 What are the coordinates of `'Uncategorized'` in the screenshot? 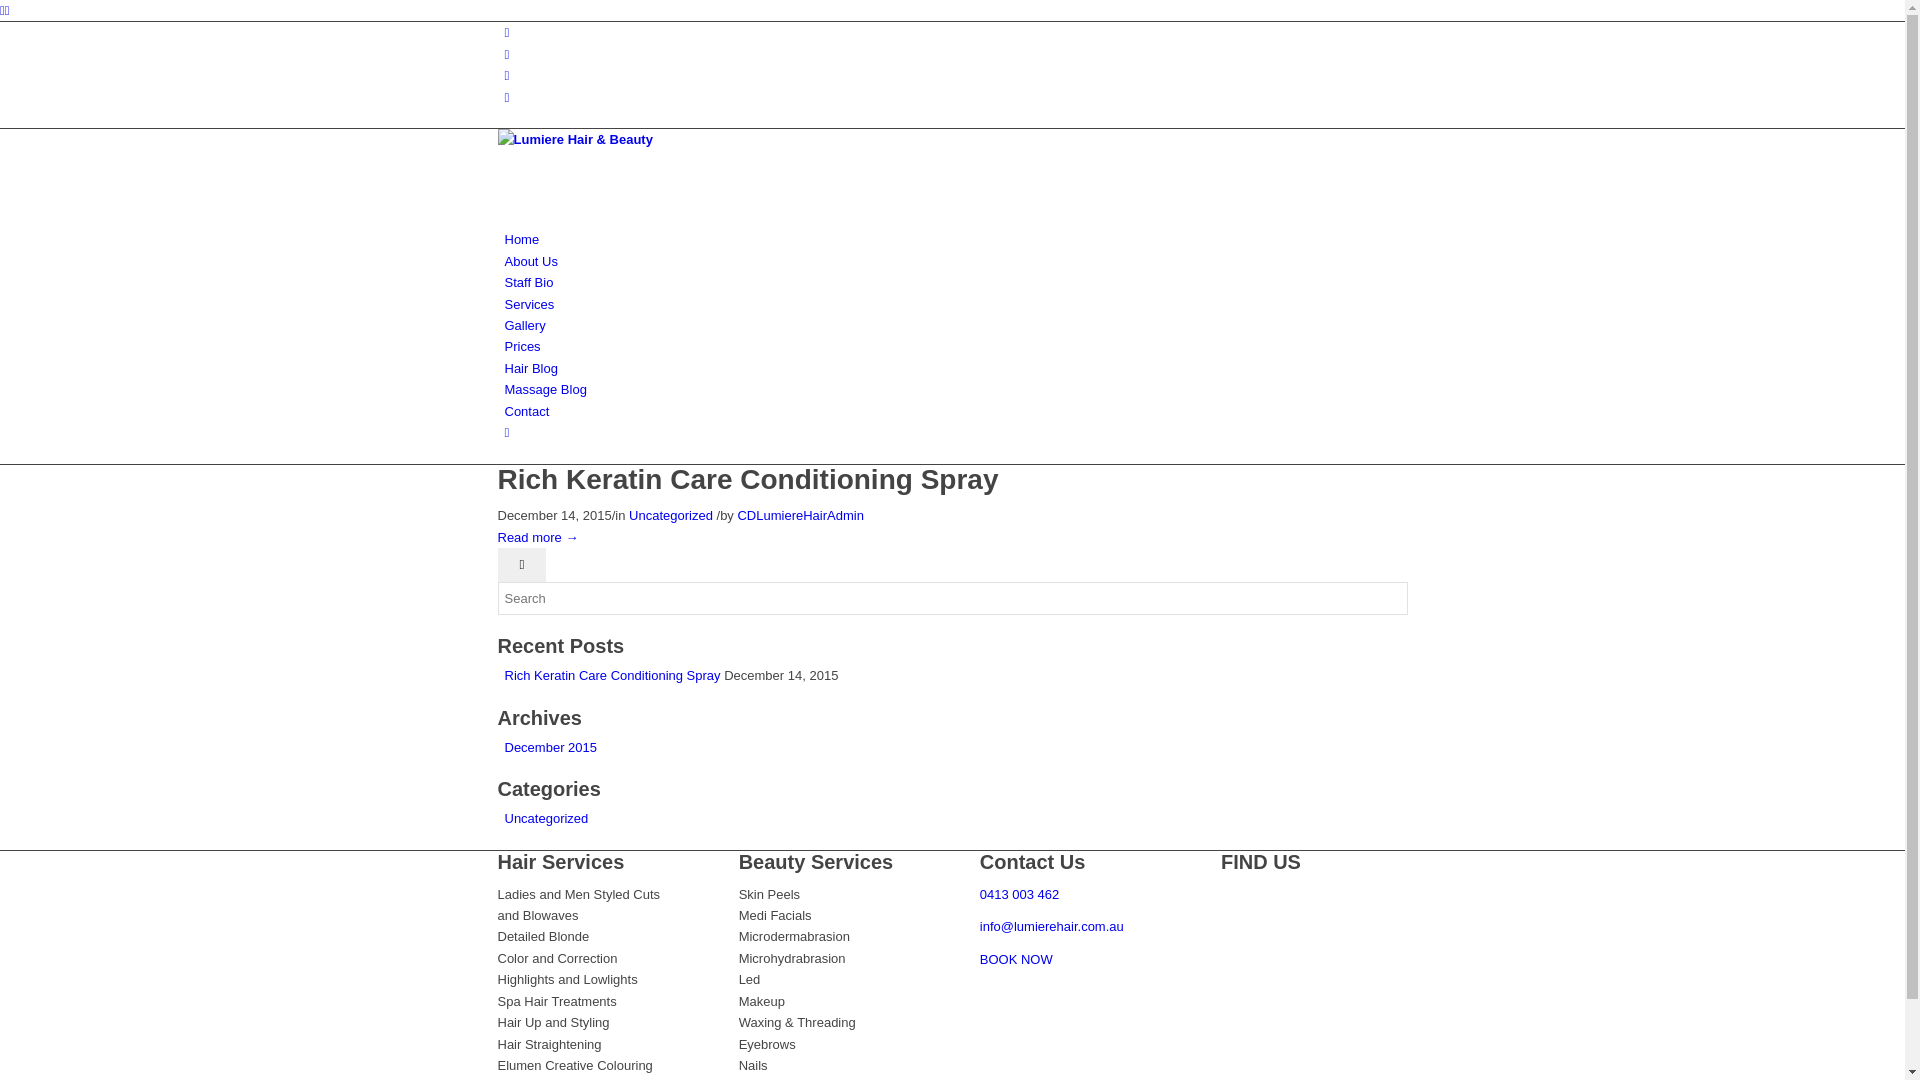 It's located at (671, 514).